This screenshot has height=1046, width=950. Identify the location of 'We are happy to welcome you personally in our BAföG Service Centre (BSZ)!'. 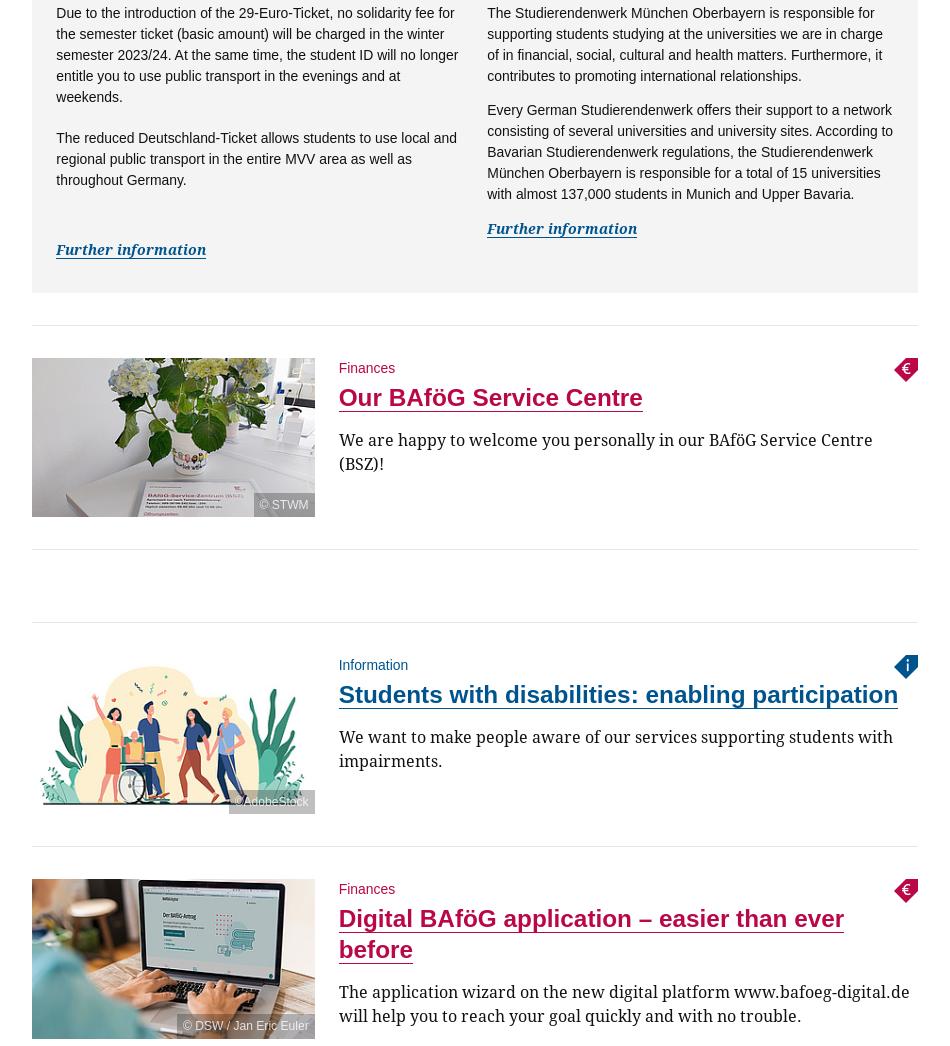
(604, 451).